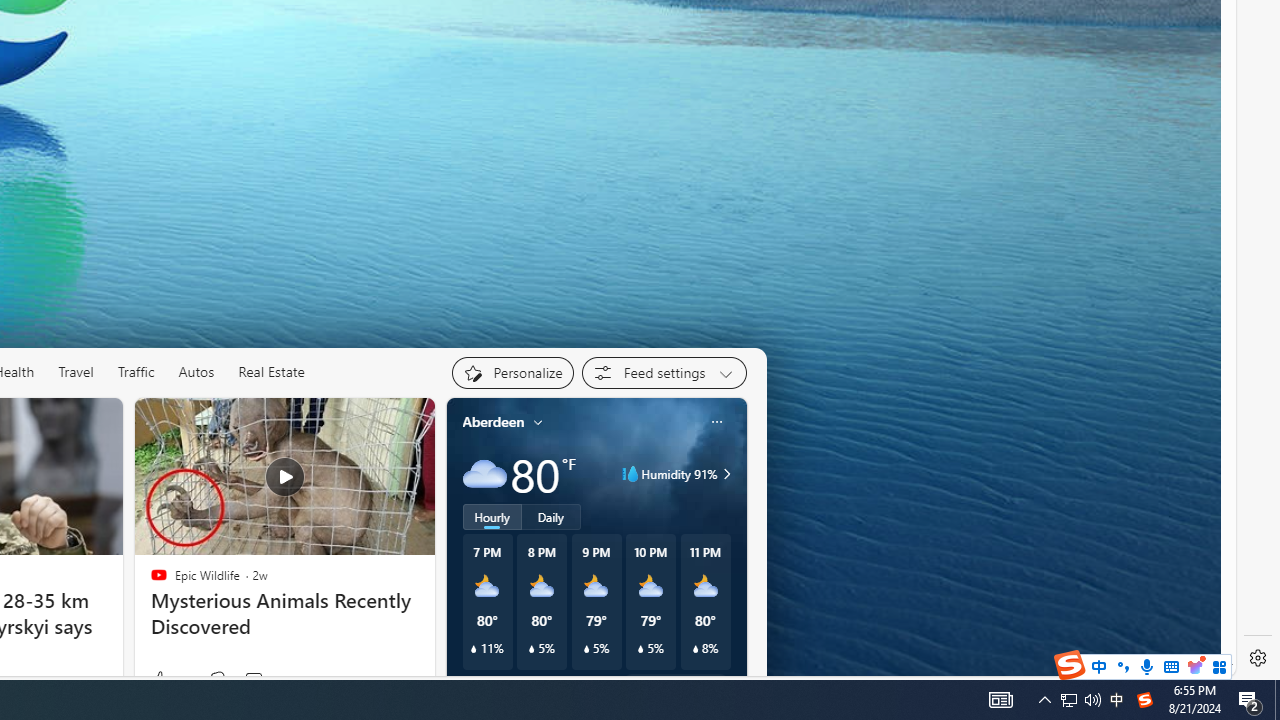  Describe the element at coordinates (196, 372) in the screenshot. I see `'Autos'` at that location.